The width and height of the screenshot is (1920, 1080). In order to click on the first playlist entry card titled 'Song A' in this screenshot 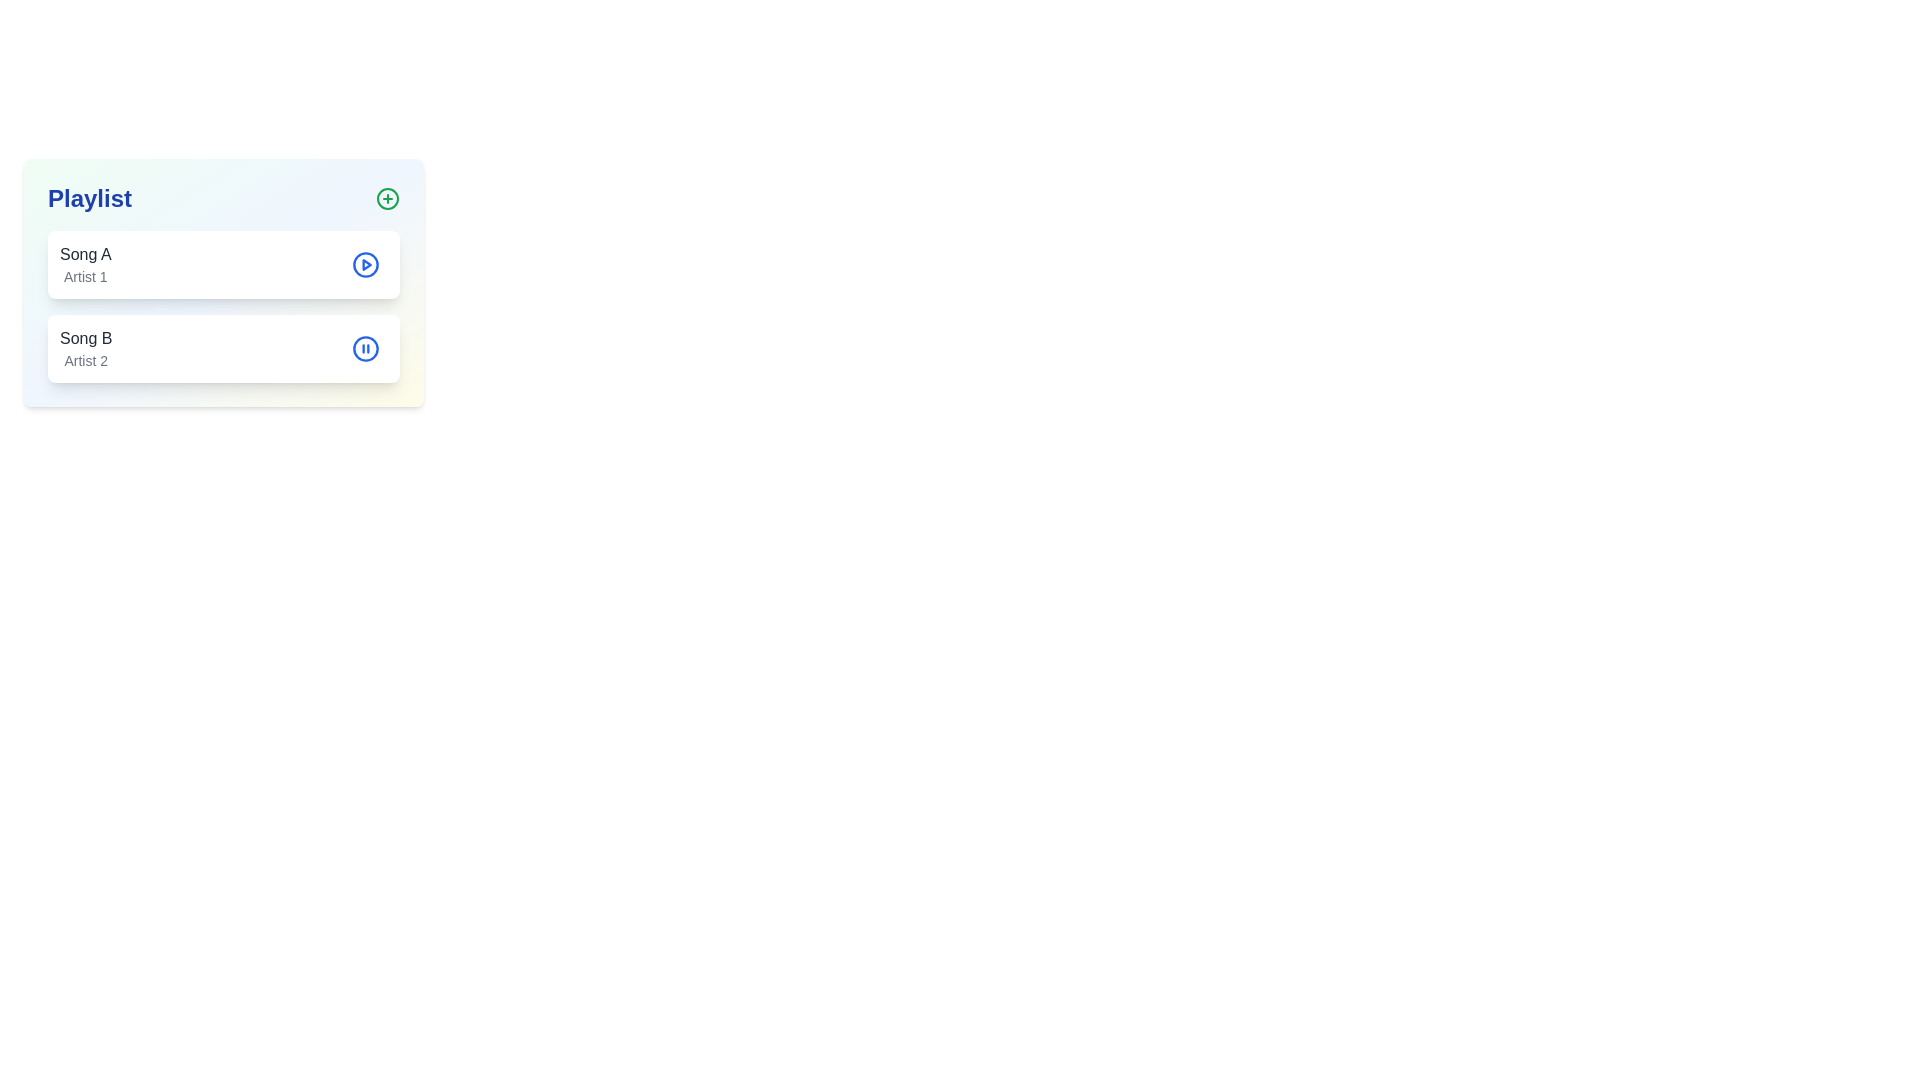, I will do `click(224, 282)`.